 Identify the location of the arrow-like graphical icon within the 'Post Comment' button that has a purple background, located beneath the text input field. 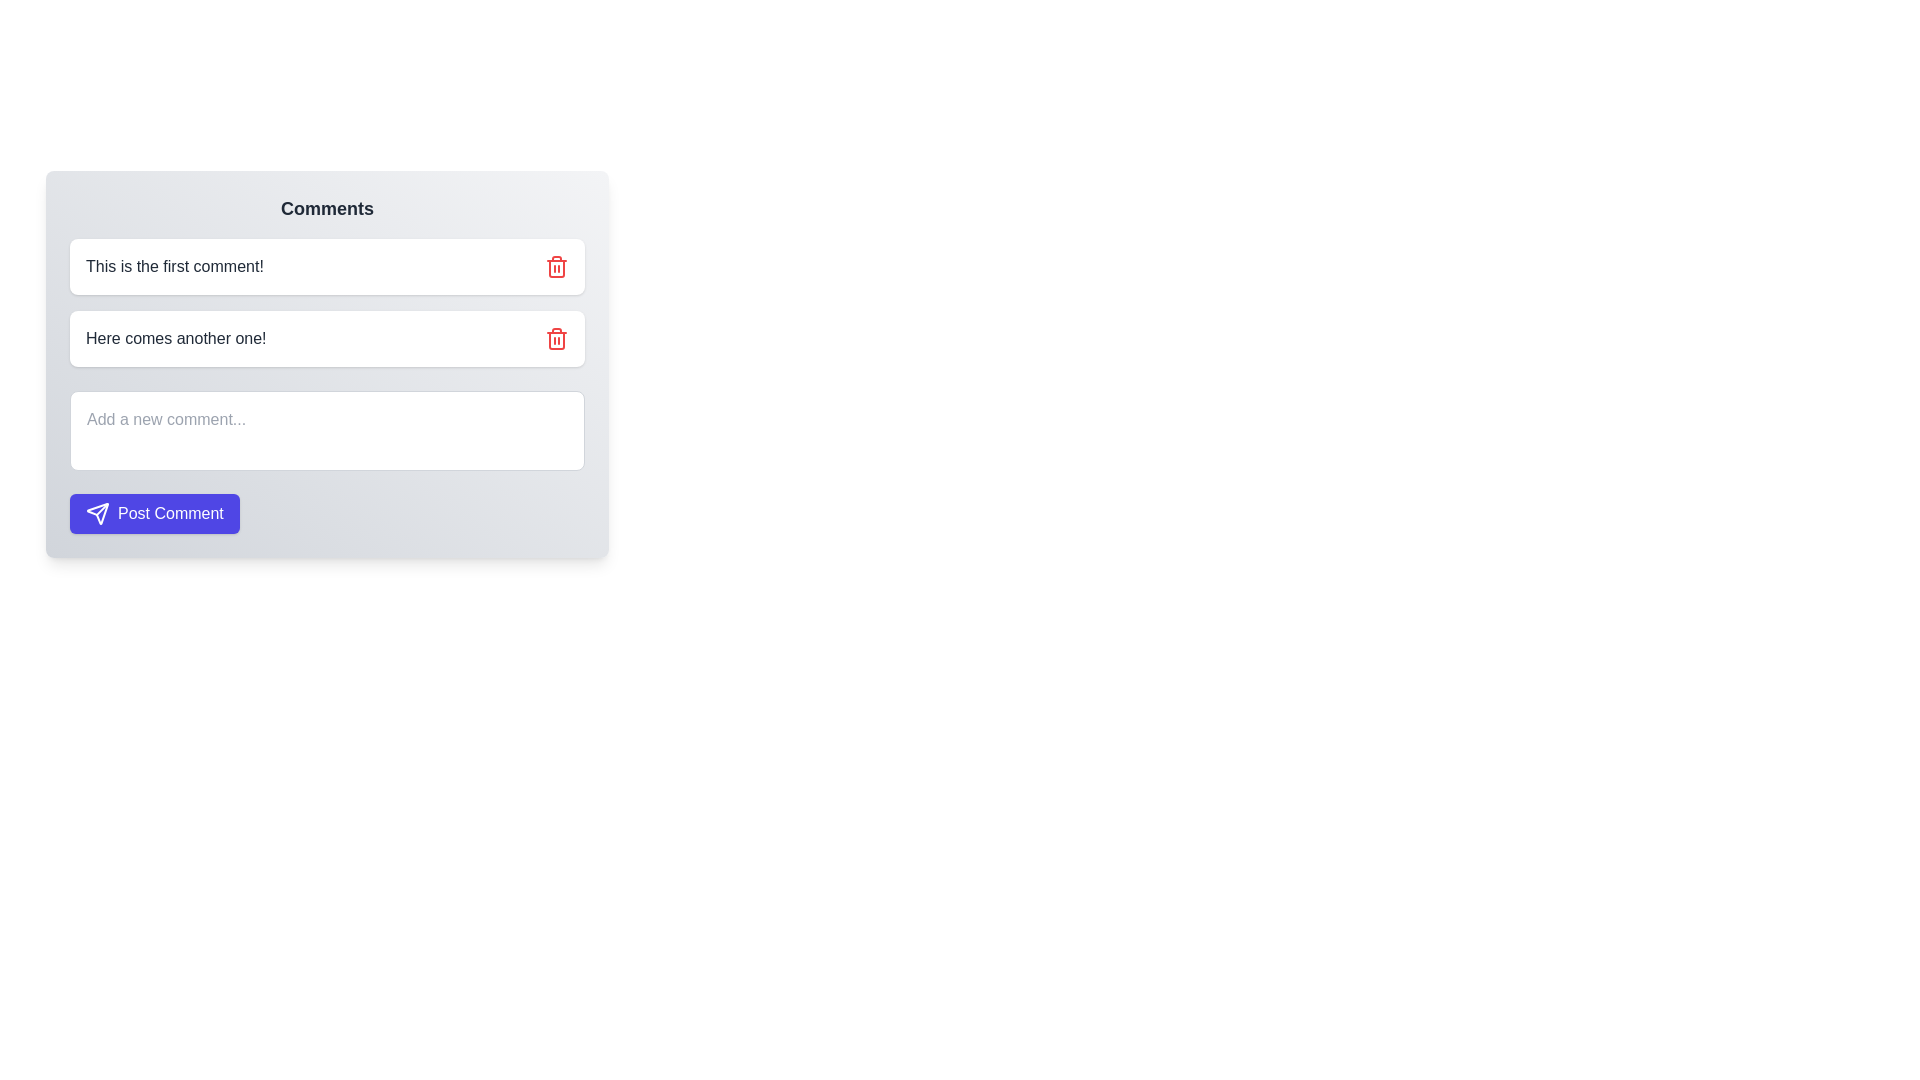
(96, 512).